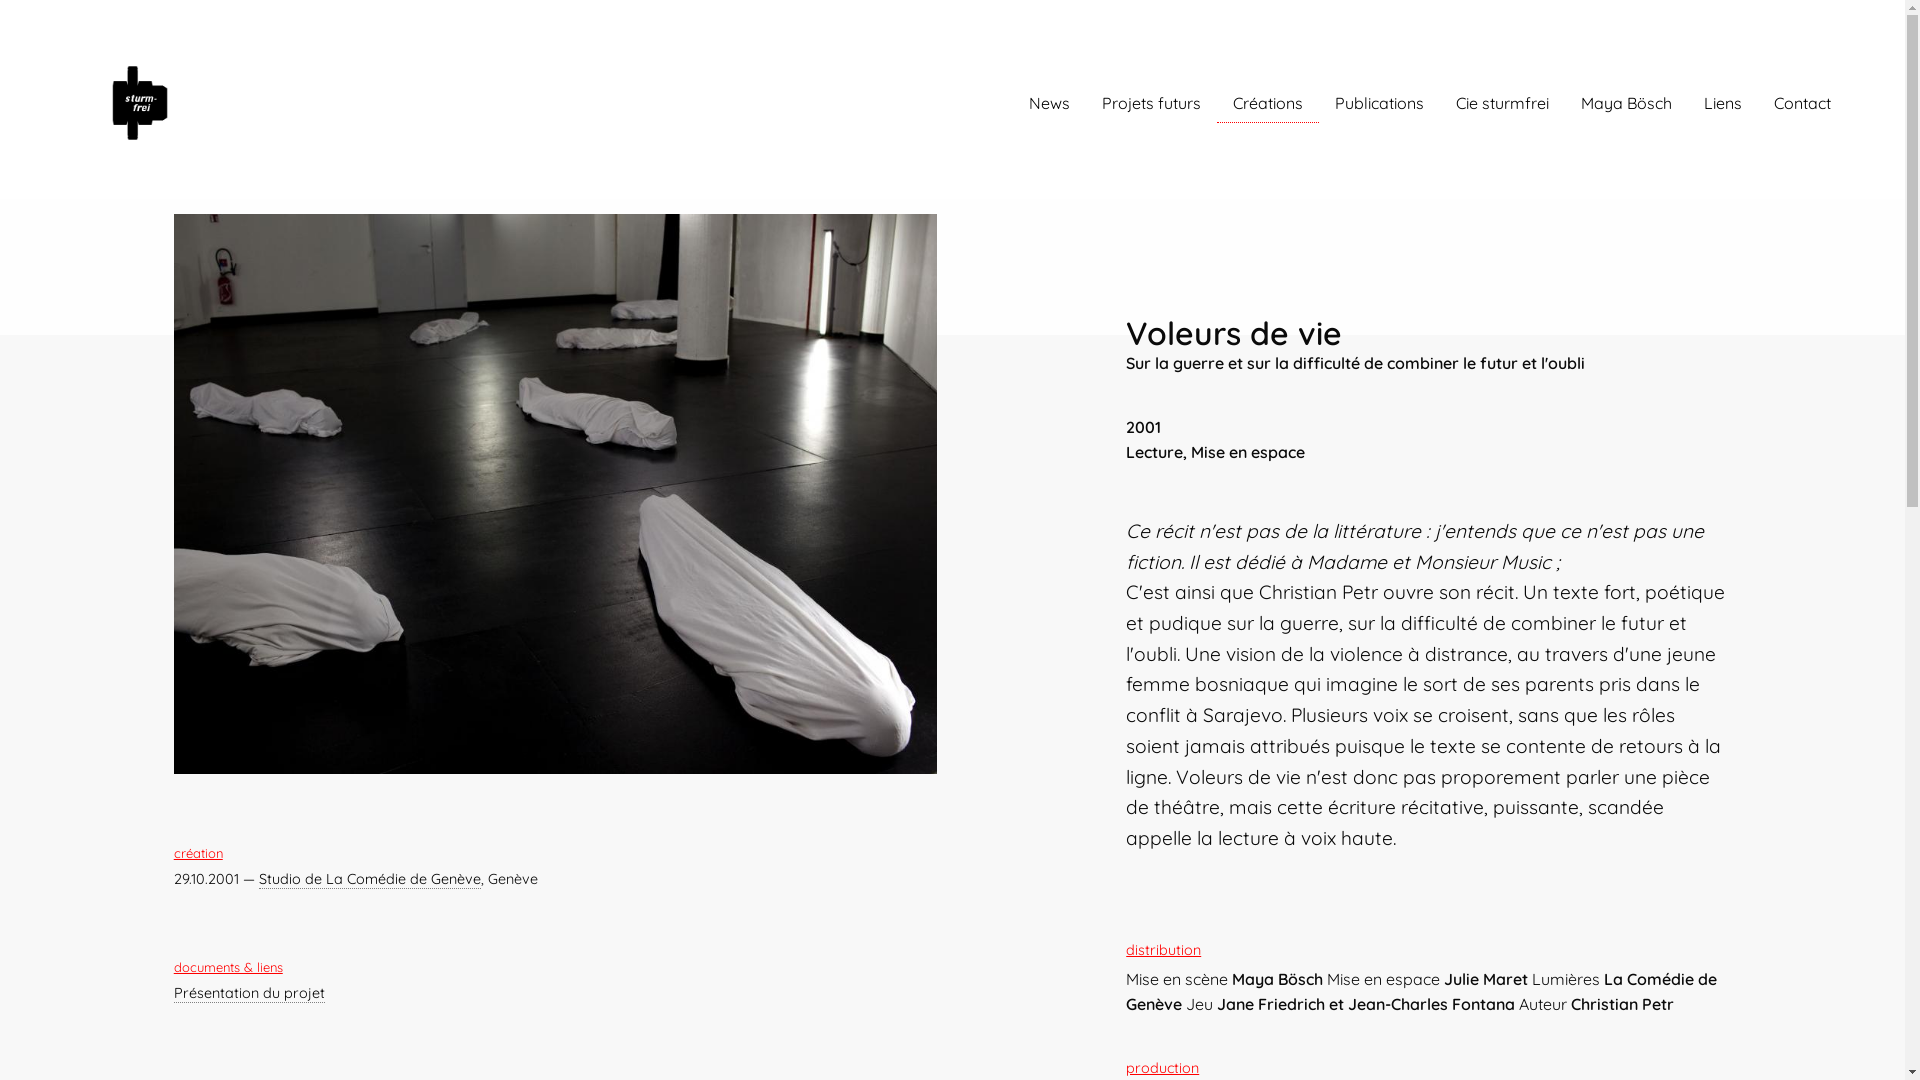  I want to click on 'Projets futurs', so click(1151, 103).